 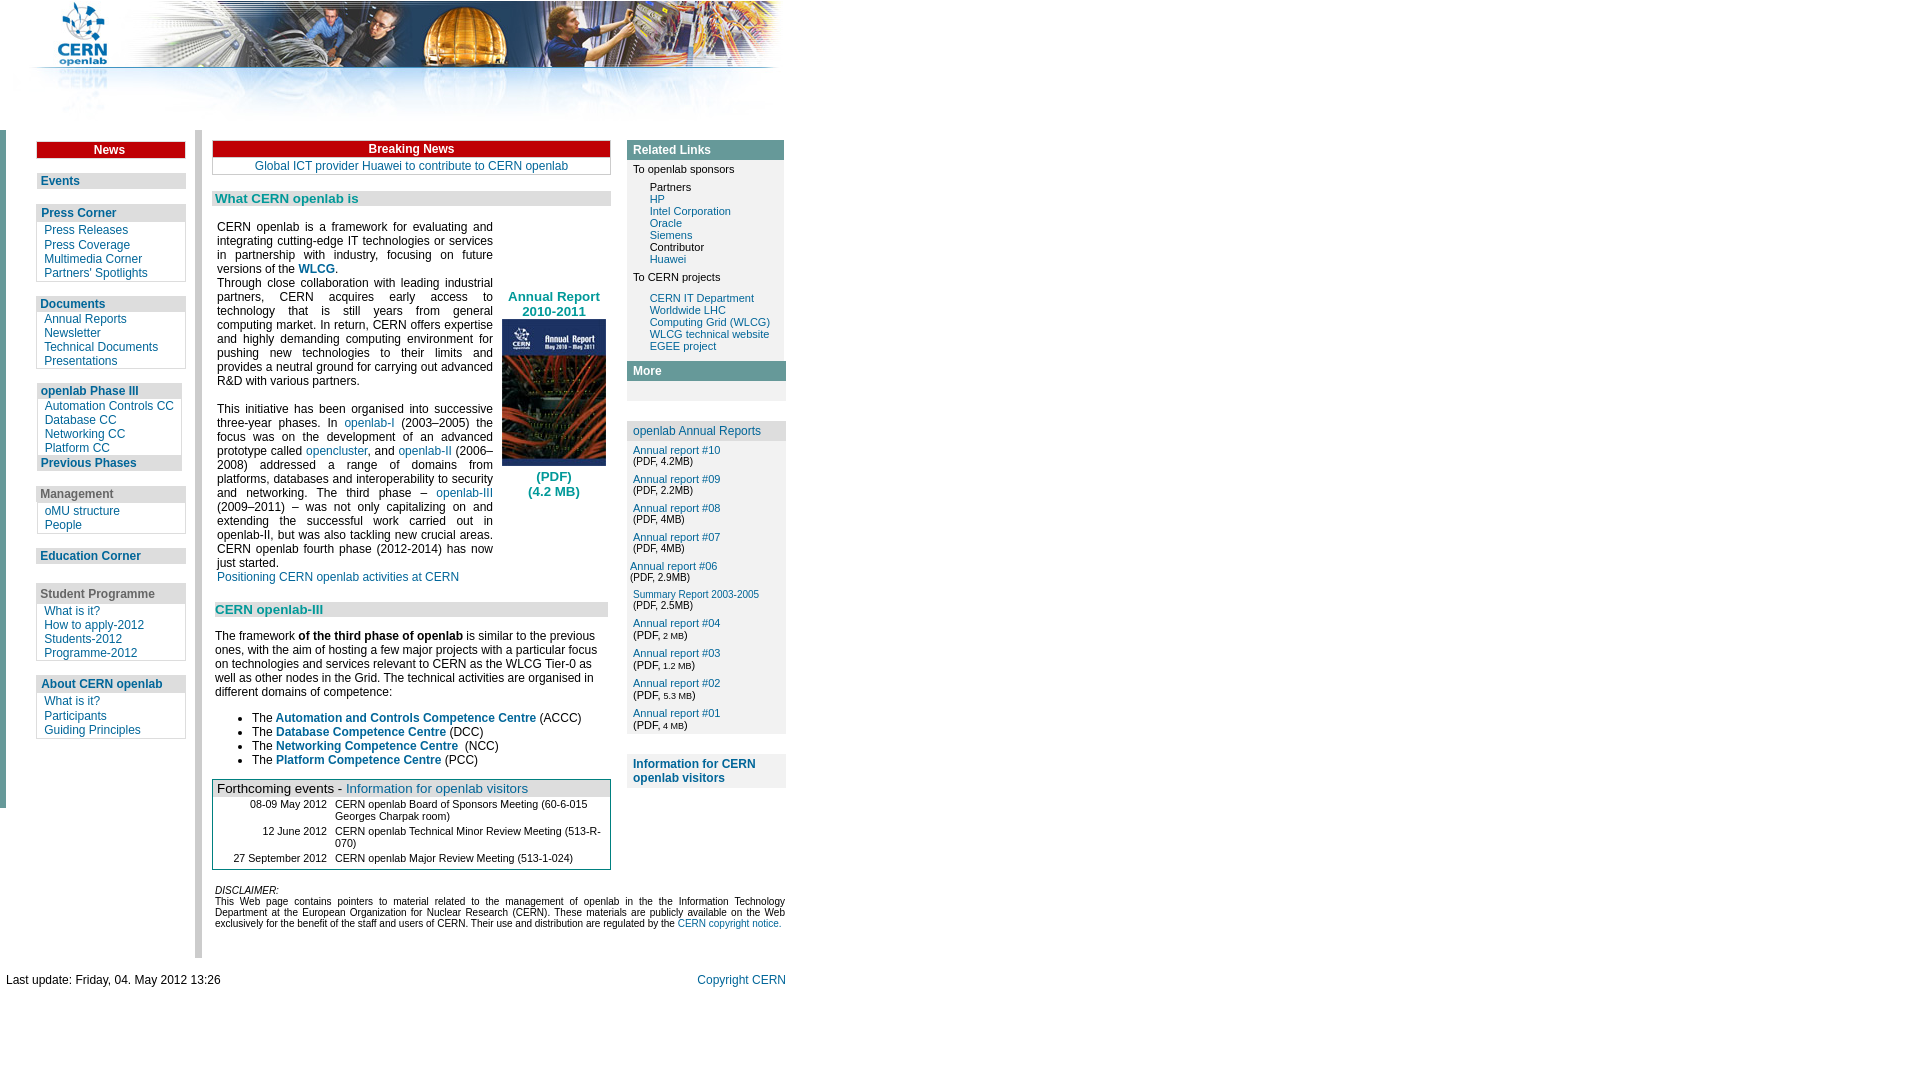 What do you see at coordinates (60, 181) in the screenshot?
I see `'Events'` at bounding box center [60, 181].